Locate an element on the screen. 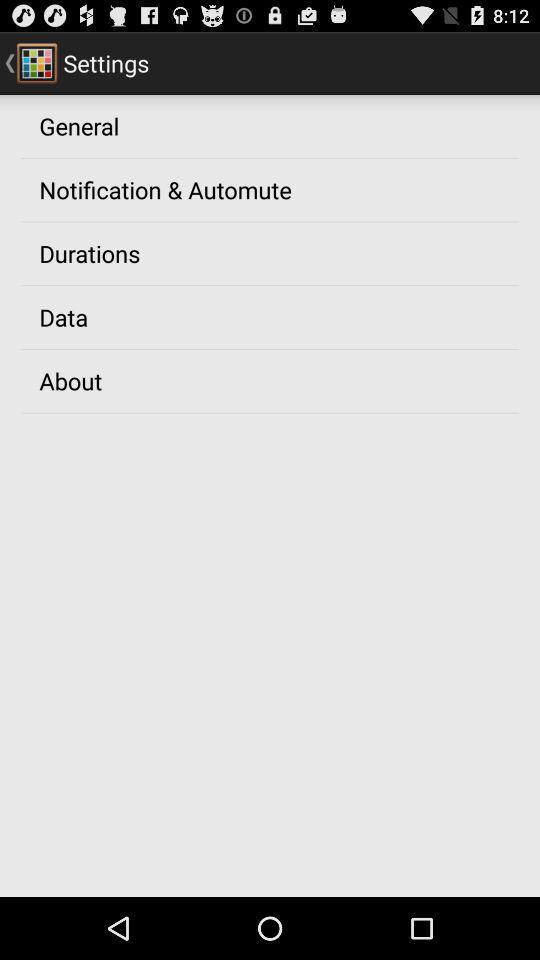 Image resolution: width=540 pixels, height=960 pixels. the notification & automute is located at coordinates (164, 189).